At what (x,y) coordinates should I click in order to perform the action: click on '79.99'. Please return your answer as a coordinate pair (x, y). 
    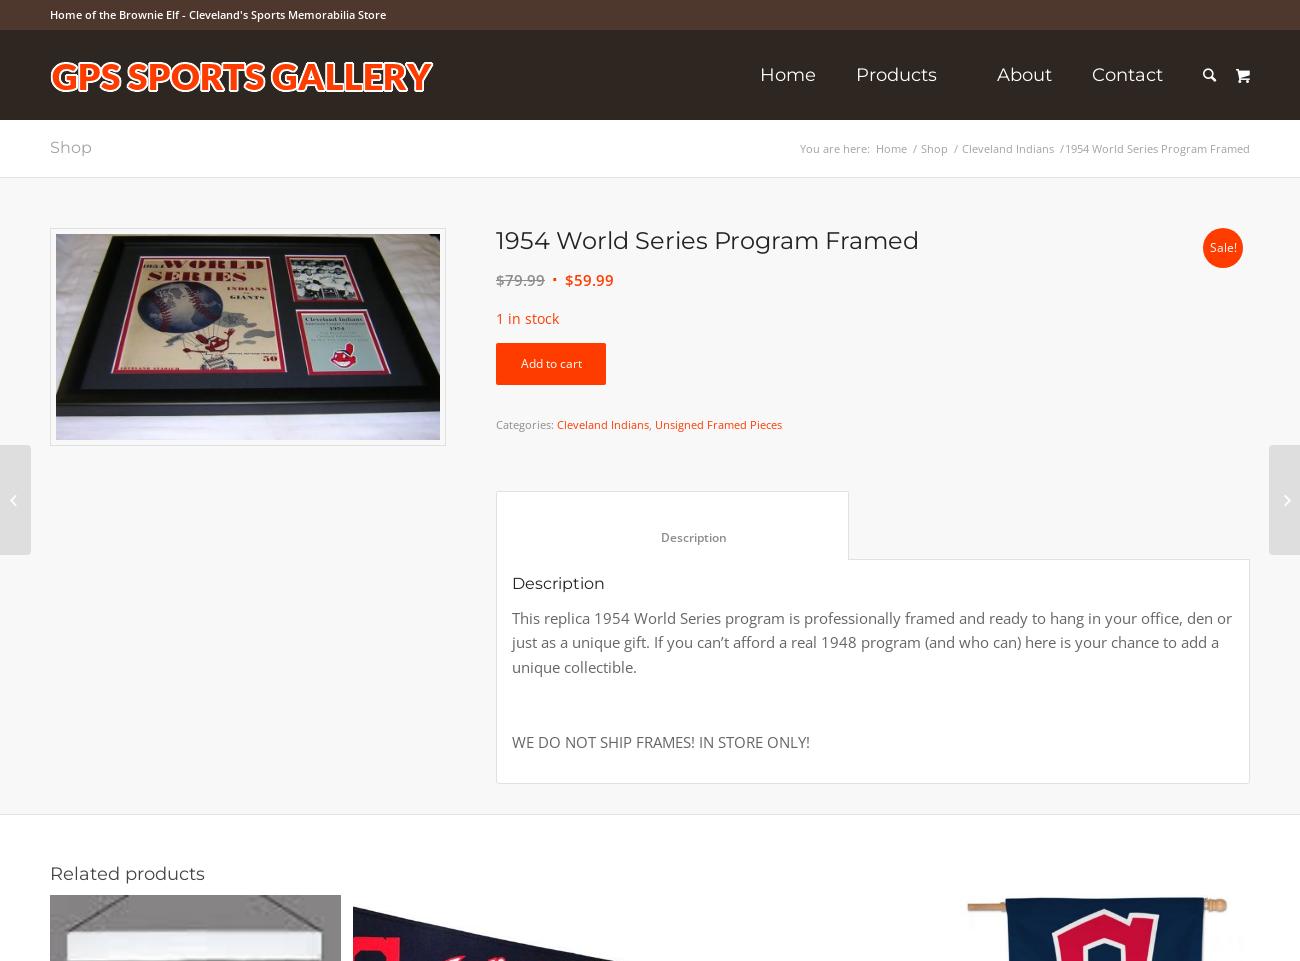
    Looking at the image, I should click on (524, 280).